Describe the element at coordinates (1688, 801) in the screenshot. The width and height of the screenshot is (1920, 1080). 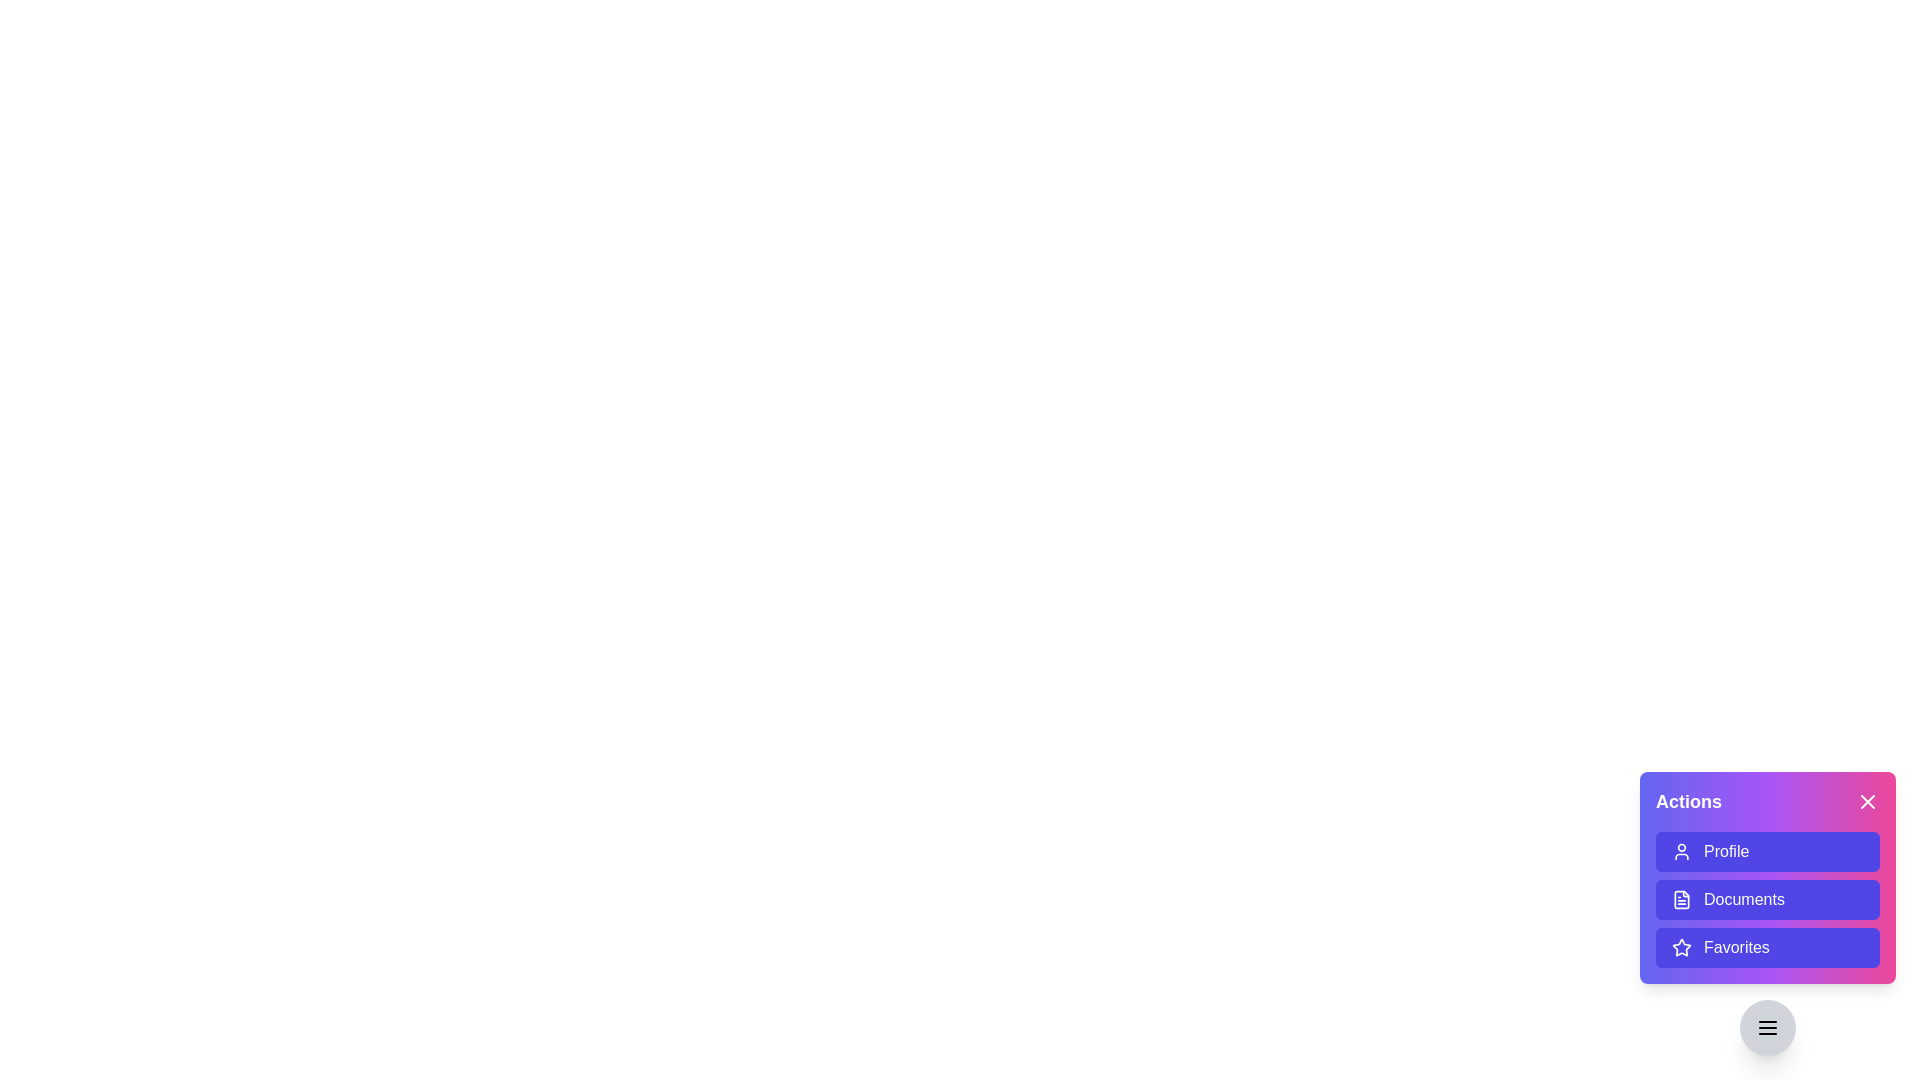
I see `the text label displaying 'Actions', which is styled in a large bold font in white against a gradient background` at that location.